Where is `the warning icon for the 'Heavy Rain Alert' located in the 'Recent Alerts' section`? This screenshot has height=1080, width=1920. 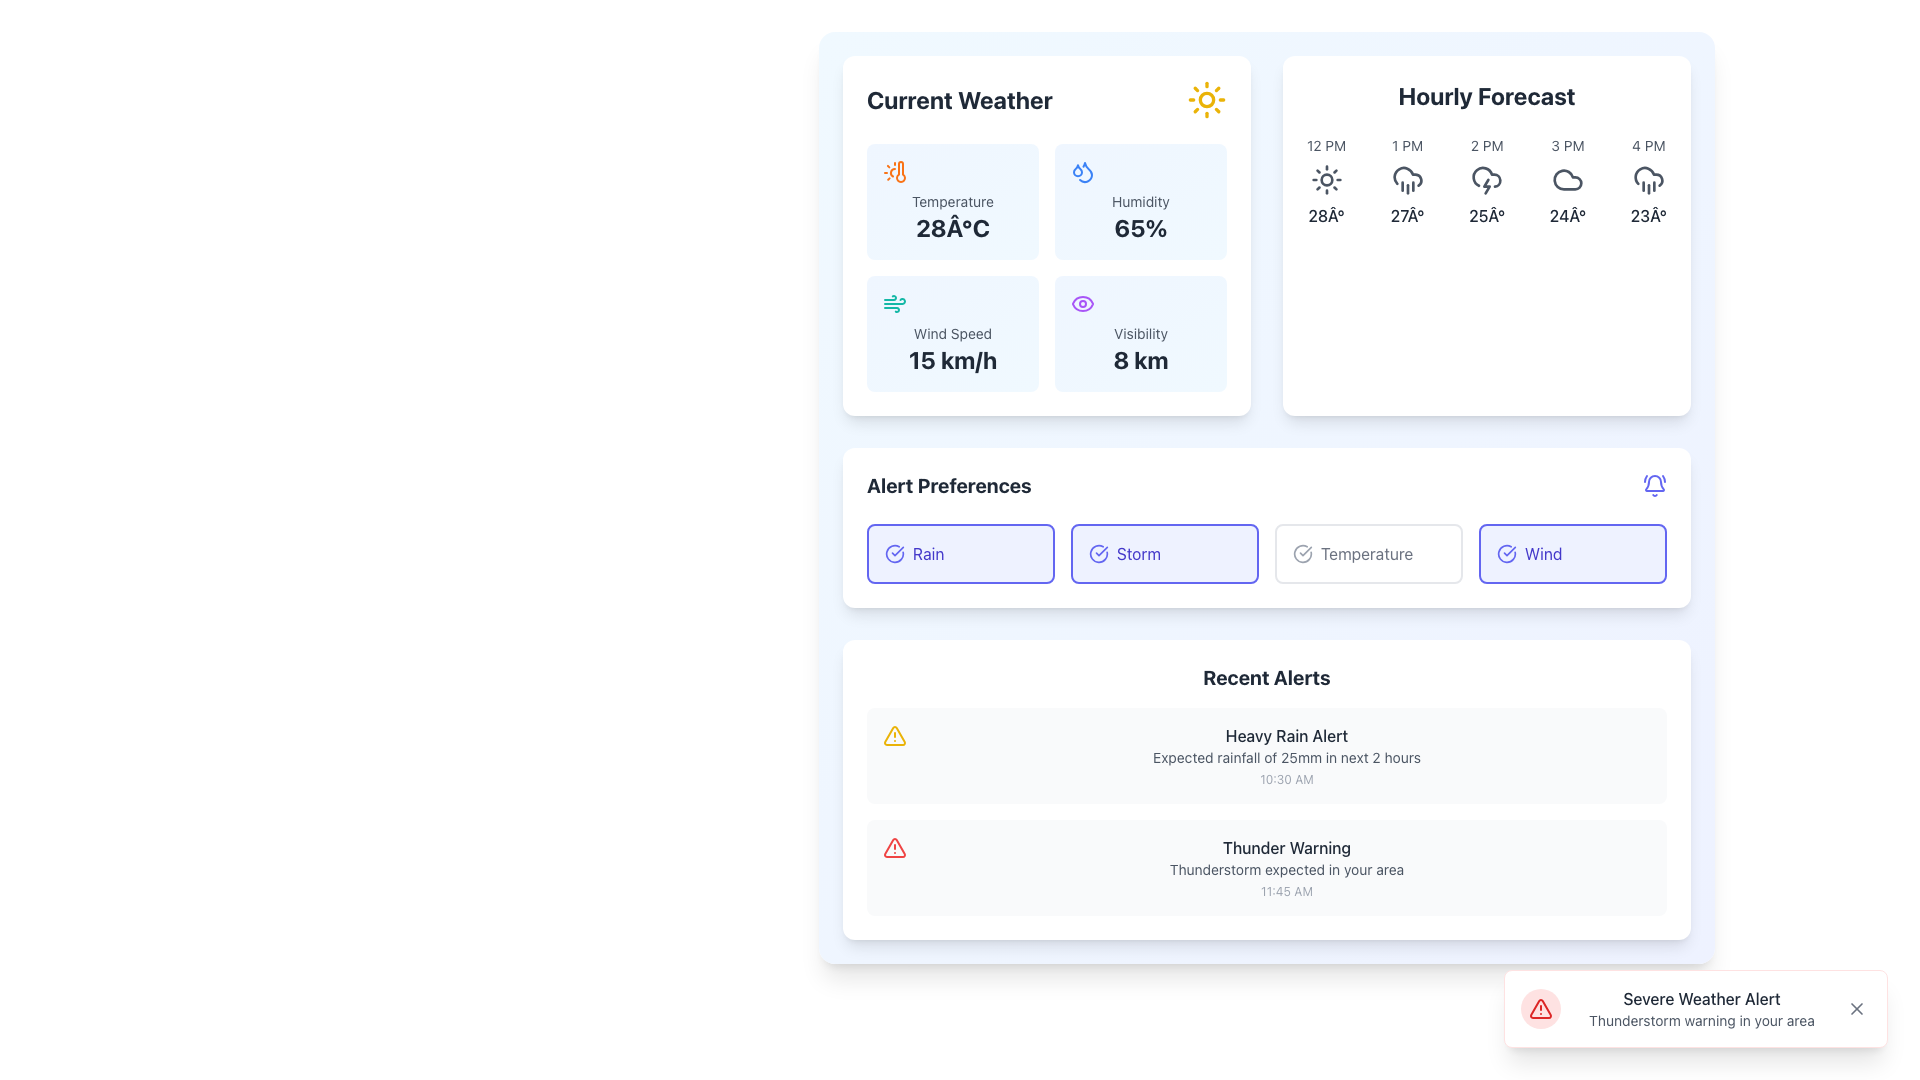
the warning icon for the 'Heavy Rain Alert' located in the 'Recent Alerts' section is located at coordinates (893, 736).